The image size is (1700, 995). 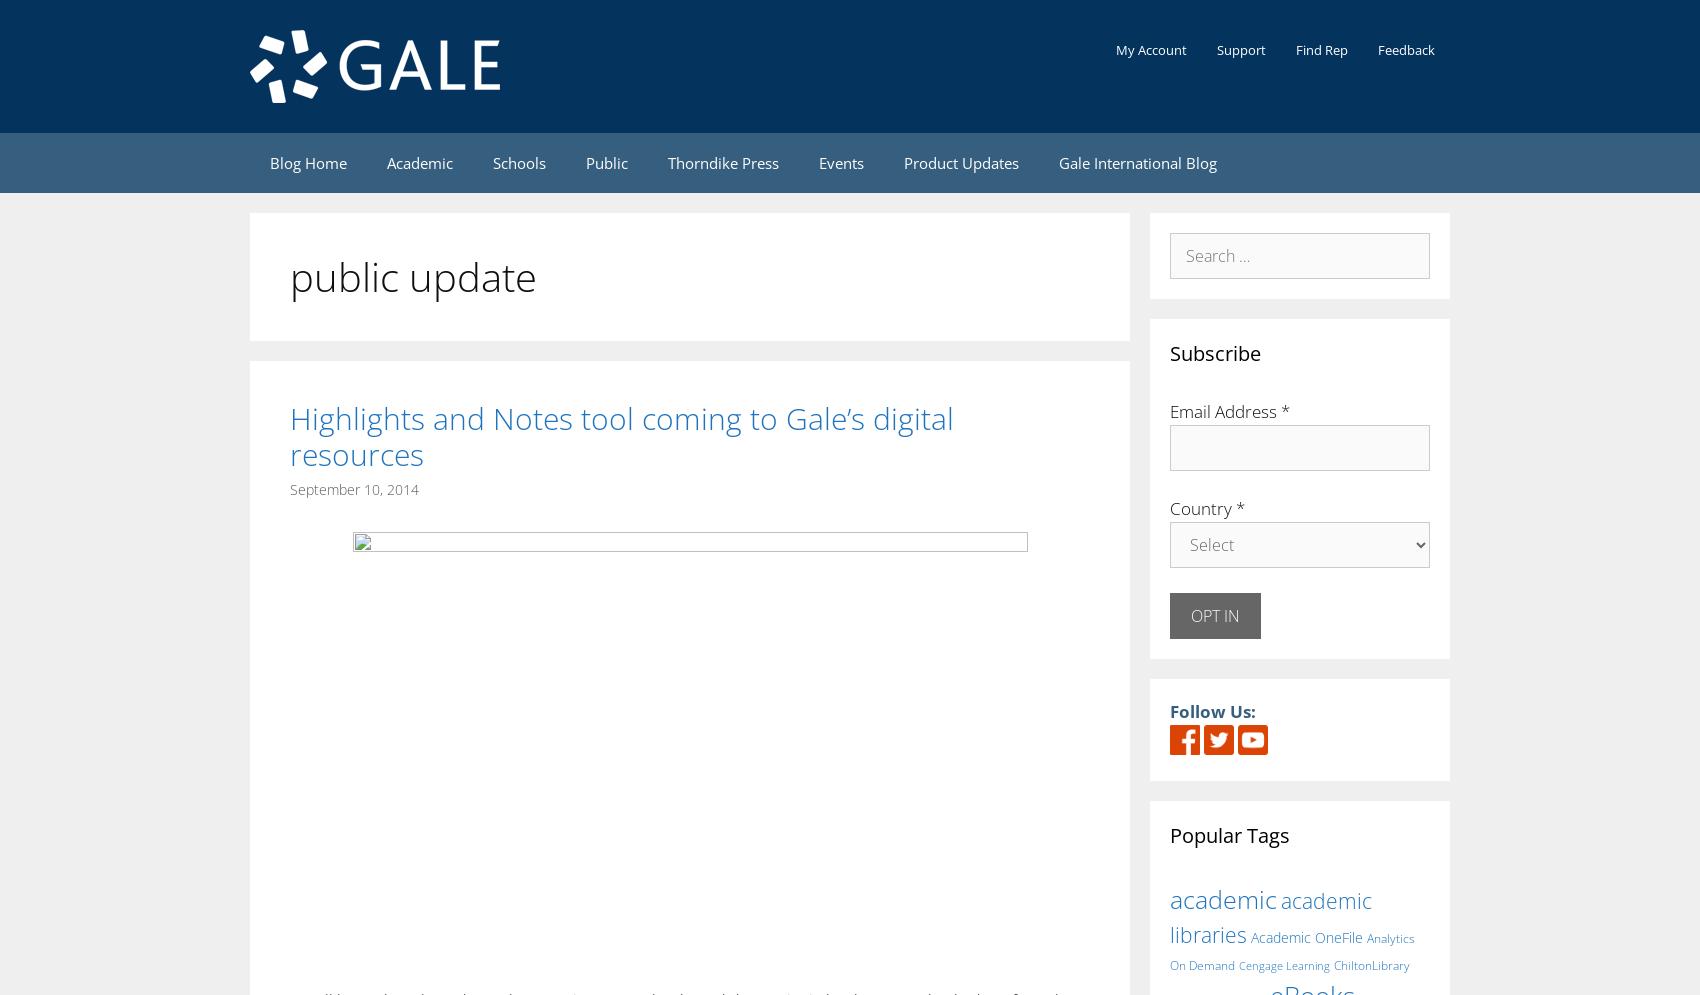 What do you see at coordinates (1269, 915) in the screenshot?
I see `'academic libraries'` at bounding box center [1269, 915].